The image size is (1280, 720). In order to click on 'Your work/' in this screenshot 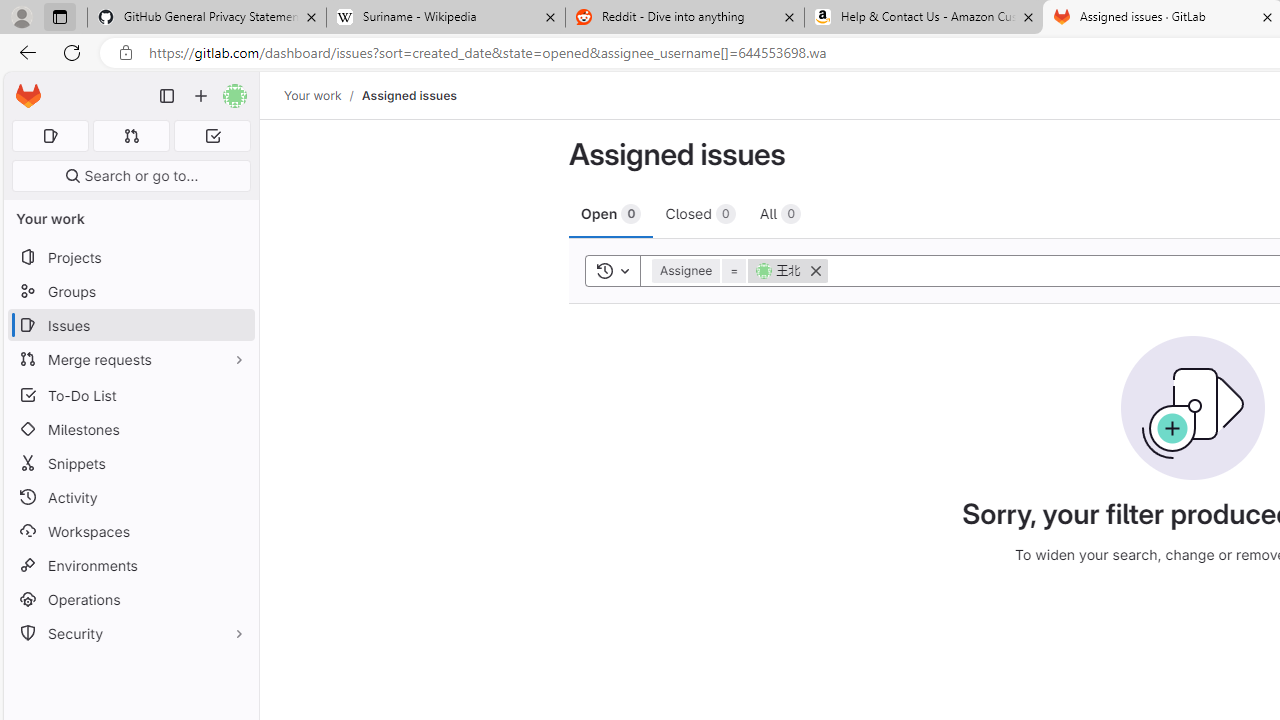, I will do `click(323, 95)`.